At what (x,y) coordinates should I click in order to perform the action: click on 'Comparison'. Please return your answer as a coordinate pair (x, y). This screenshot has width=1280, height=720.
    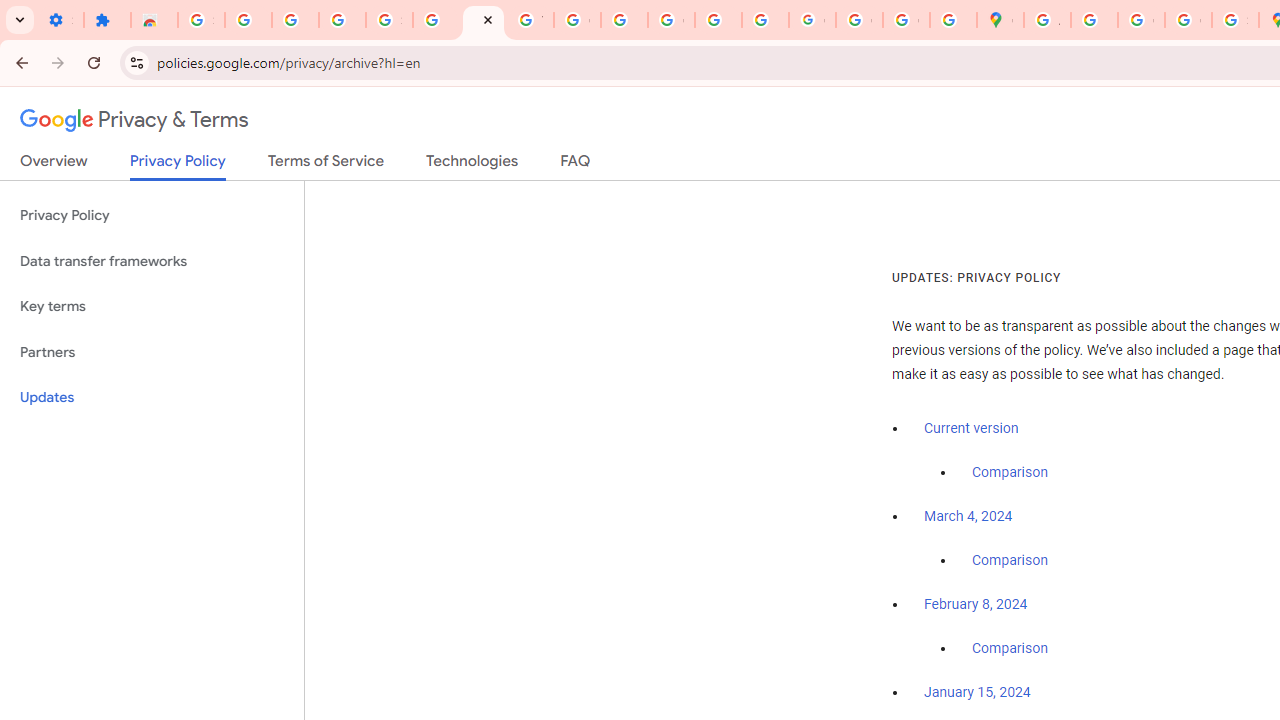
    Looking at the image, I should click on (1009, 649).